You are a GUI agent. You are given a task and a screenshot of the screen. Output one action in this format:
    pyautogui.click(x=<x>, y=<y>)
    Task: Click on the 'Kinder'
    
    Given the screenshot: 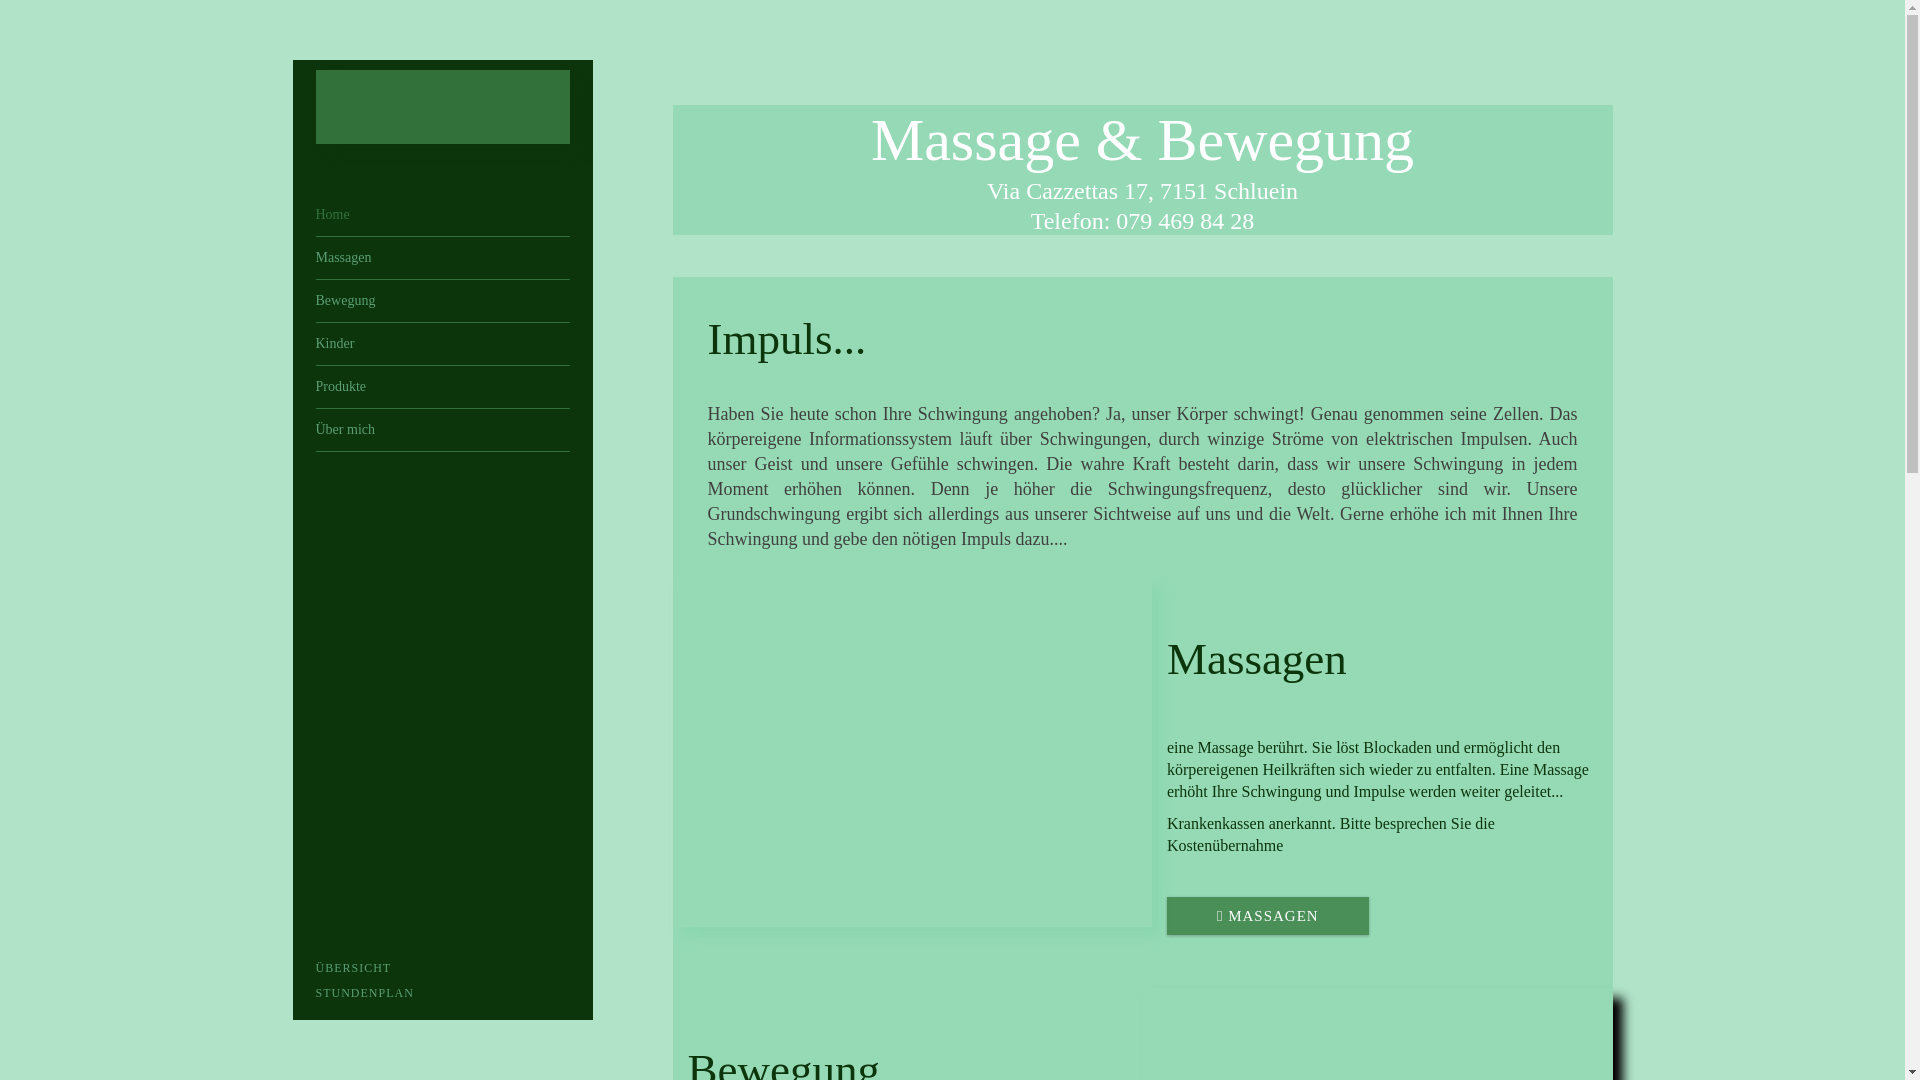 What is the action you would take?
    pyautogui.click(x=441, y=342)
    